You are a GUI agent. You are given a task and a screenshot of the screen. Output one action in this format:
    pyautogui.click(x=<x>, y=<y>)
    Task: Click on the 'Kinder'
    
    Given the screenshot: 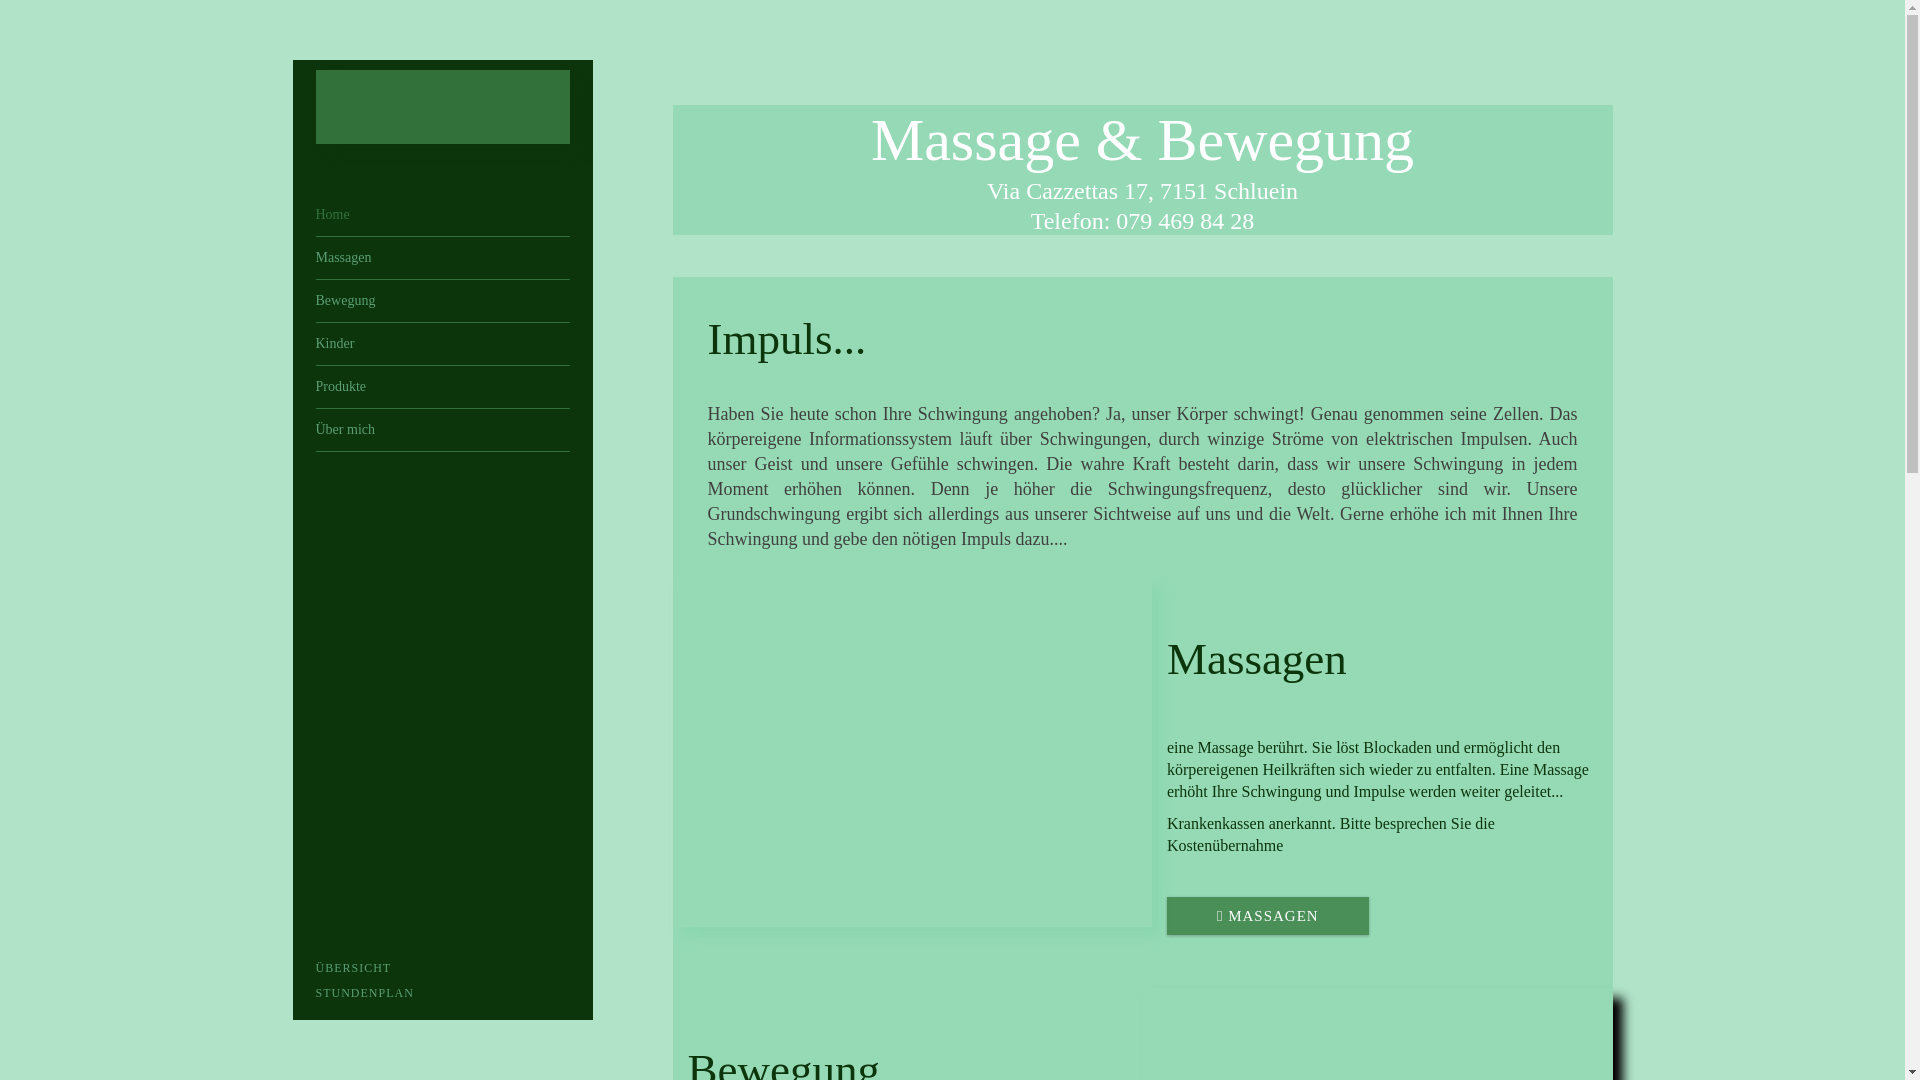 What is the action you would take?
    pyautogui.click(x=441, y=342)
    